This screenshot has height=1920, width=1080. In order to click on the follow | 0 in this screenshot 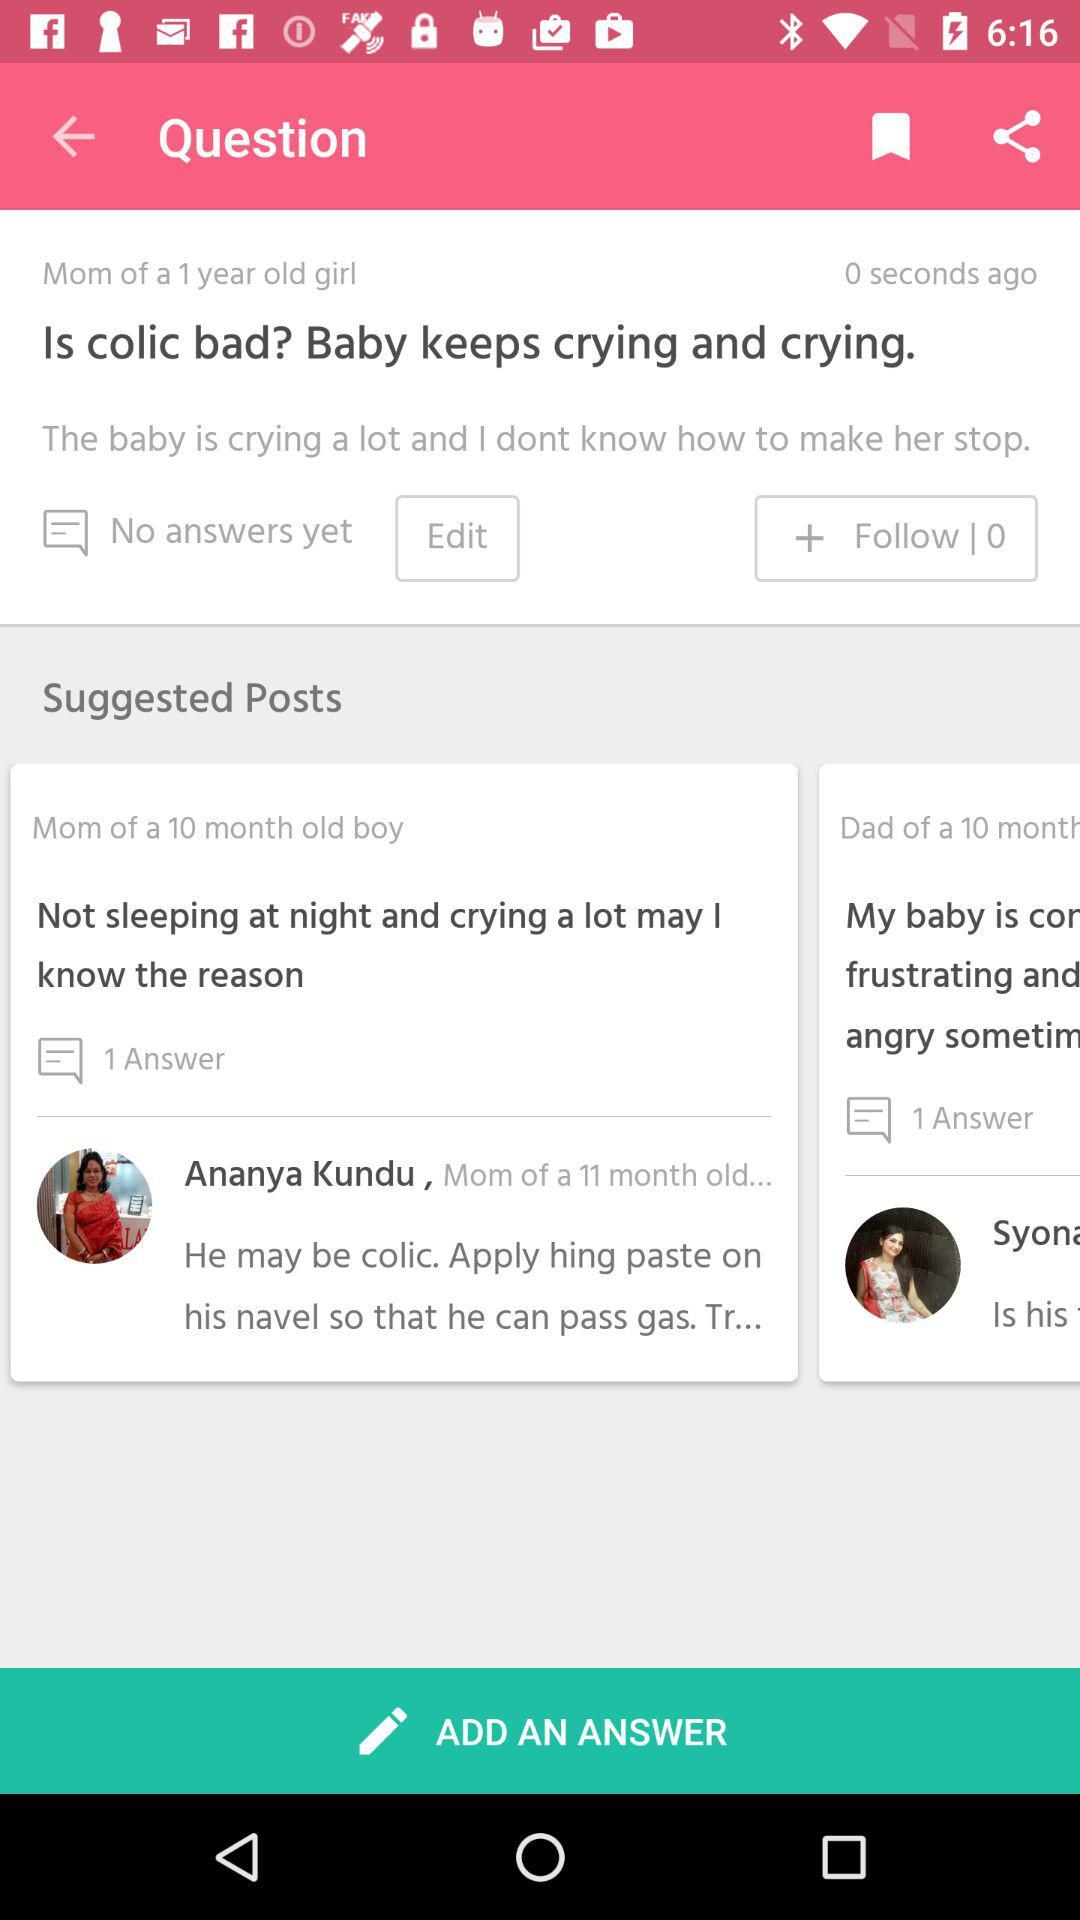, I will do `click(895, 538)`.